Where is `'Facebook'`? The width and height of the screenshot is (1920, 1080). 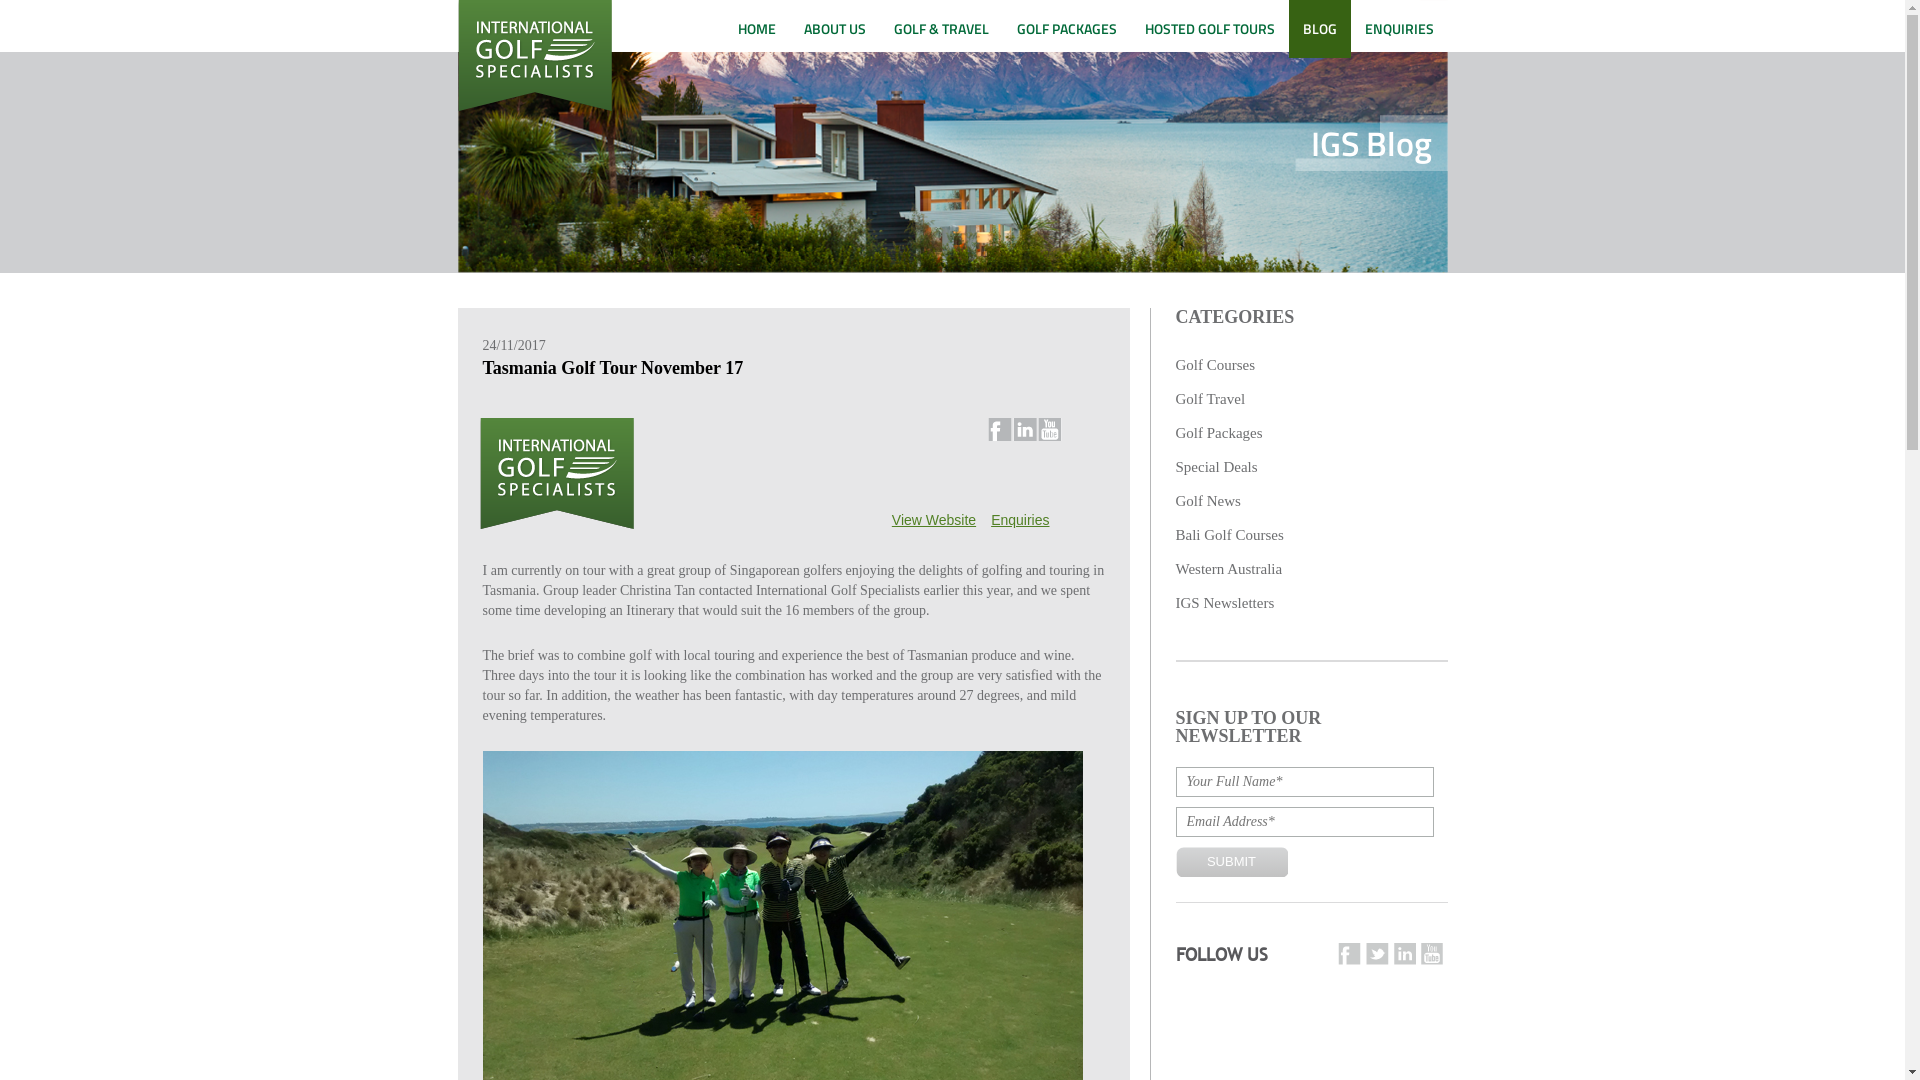 'Facebook' is located at coordinates (1349, 952).